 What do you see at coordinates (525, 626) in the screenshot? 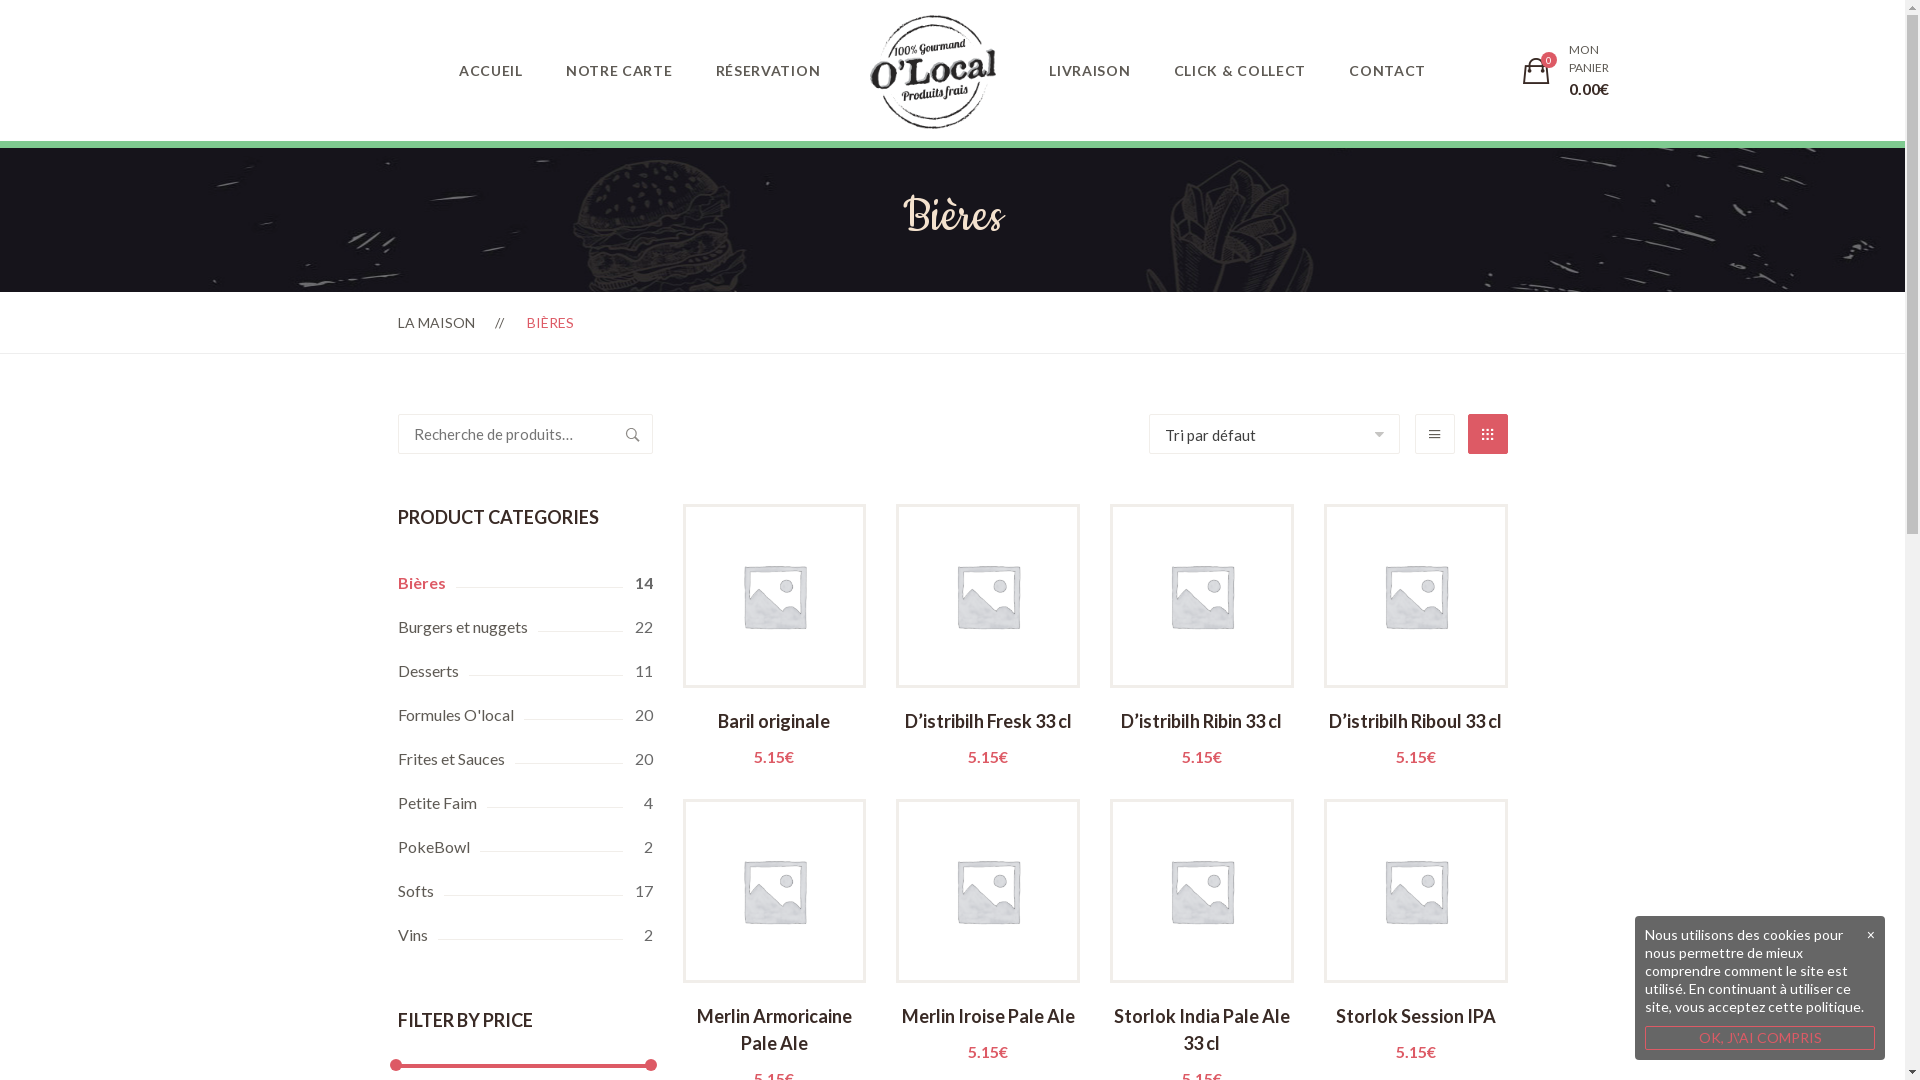
I see `'Burgers et nuggets'` at bounding box center [525, 626].